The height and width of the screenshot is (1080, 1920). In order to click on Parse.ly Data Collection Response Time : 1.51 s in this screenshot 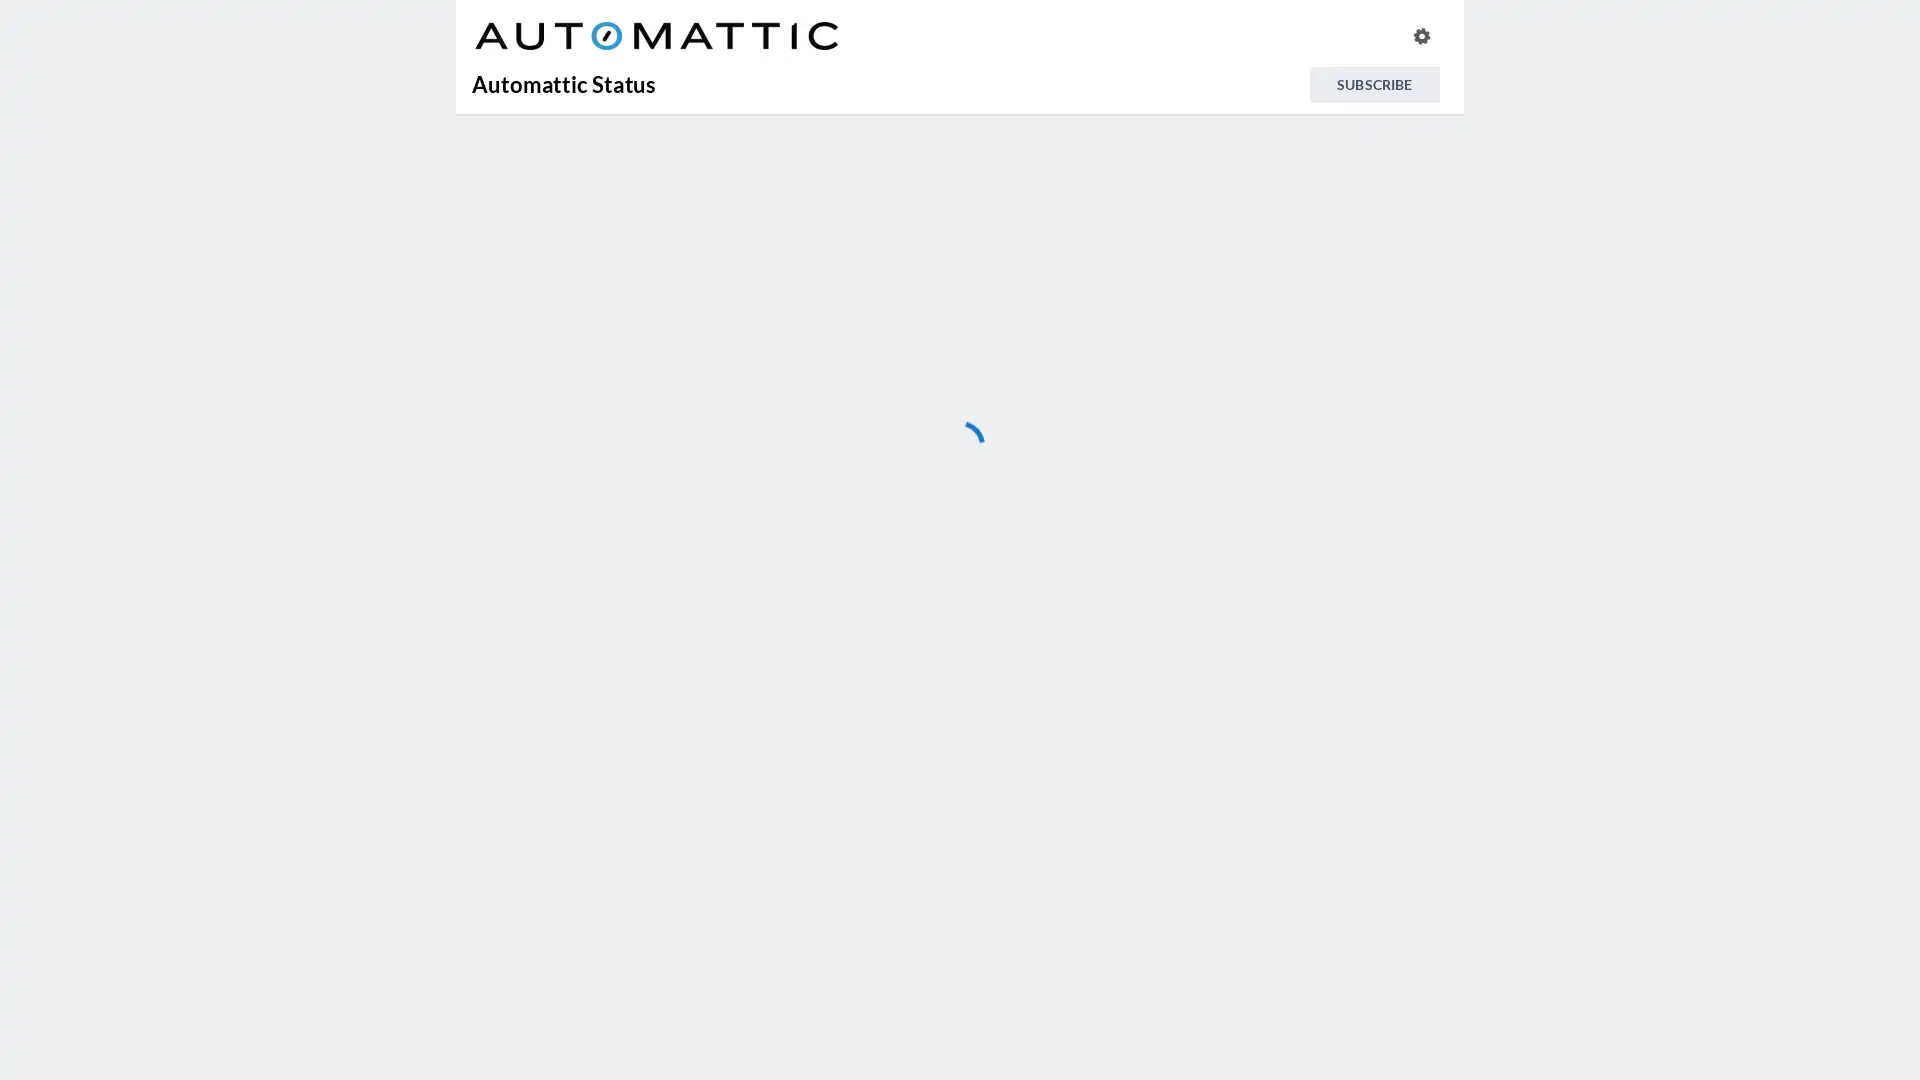, I will do `click(838, 946)`.